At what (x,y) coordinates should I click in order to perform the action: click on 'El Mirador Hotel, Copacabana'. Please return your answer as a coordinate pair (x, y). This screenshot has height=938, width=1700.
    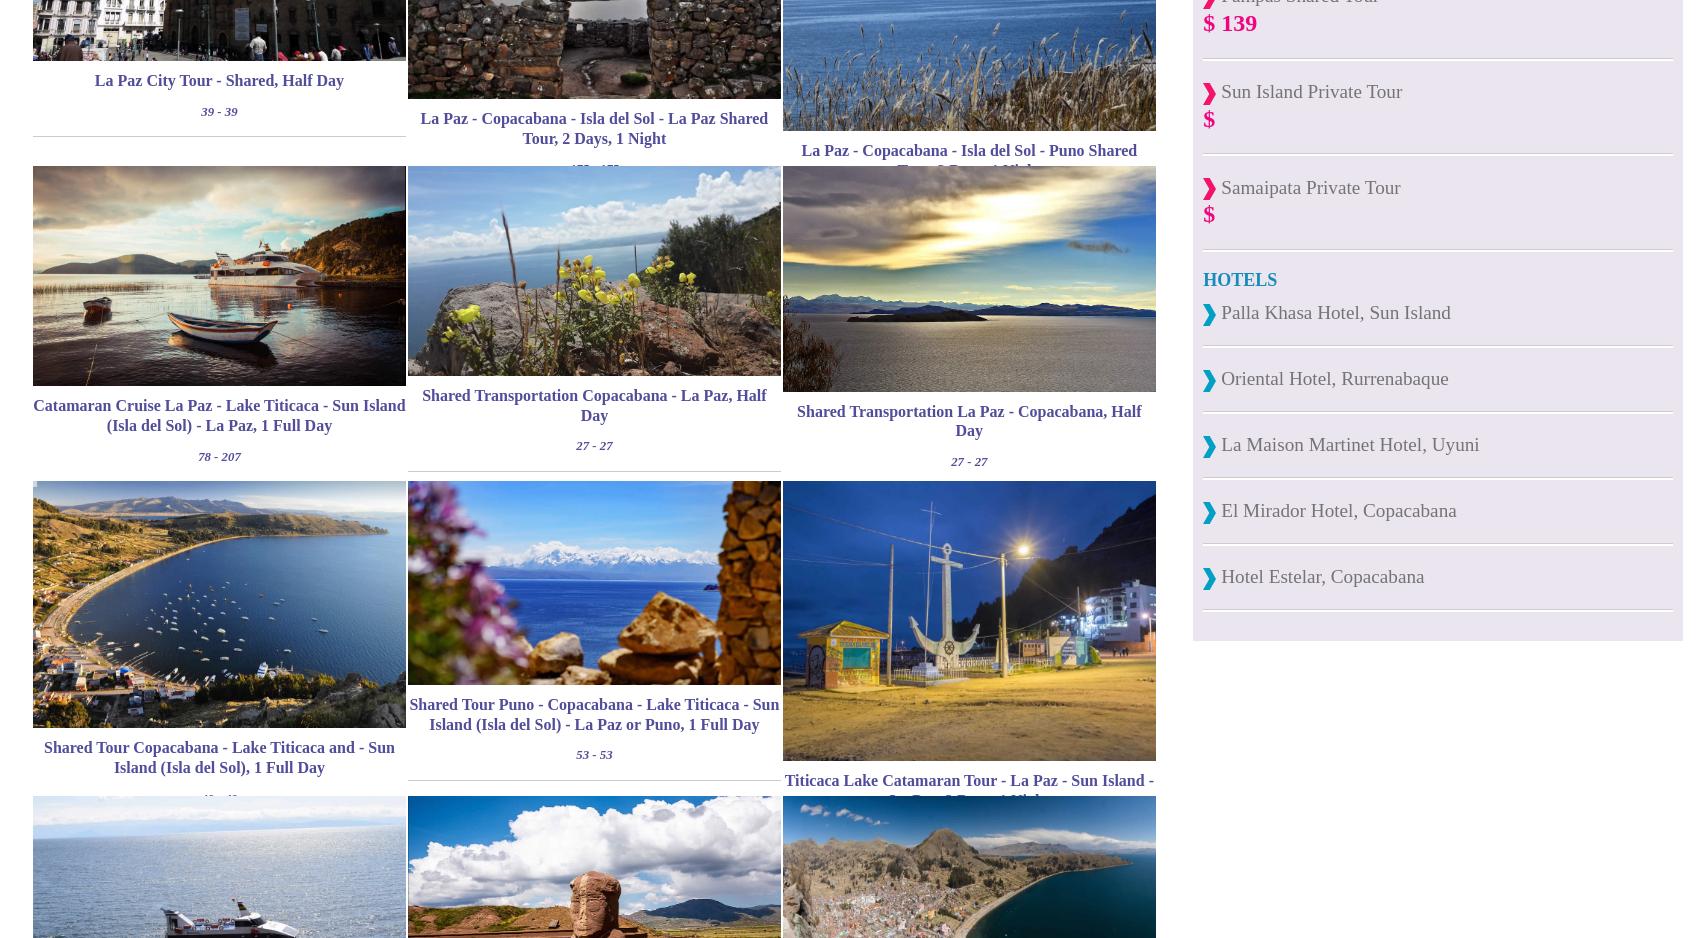
    Looking at the image, I should click on (1336, 509).